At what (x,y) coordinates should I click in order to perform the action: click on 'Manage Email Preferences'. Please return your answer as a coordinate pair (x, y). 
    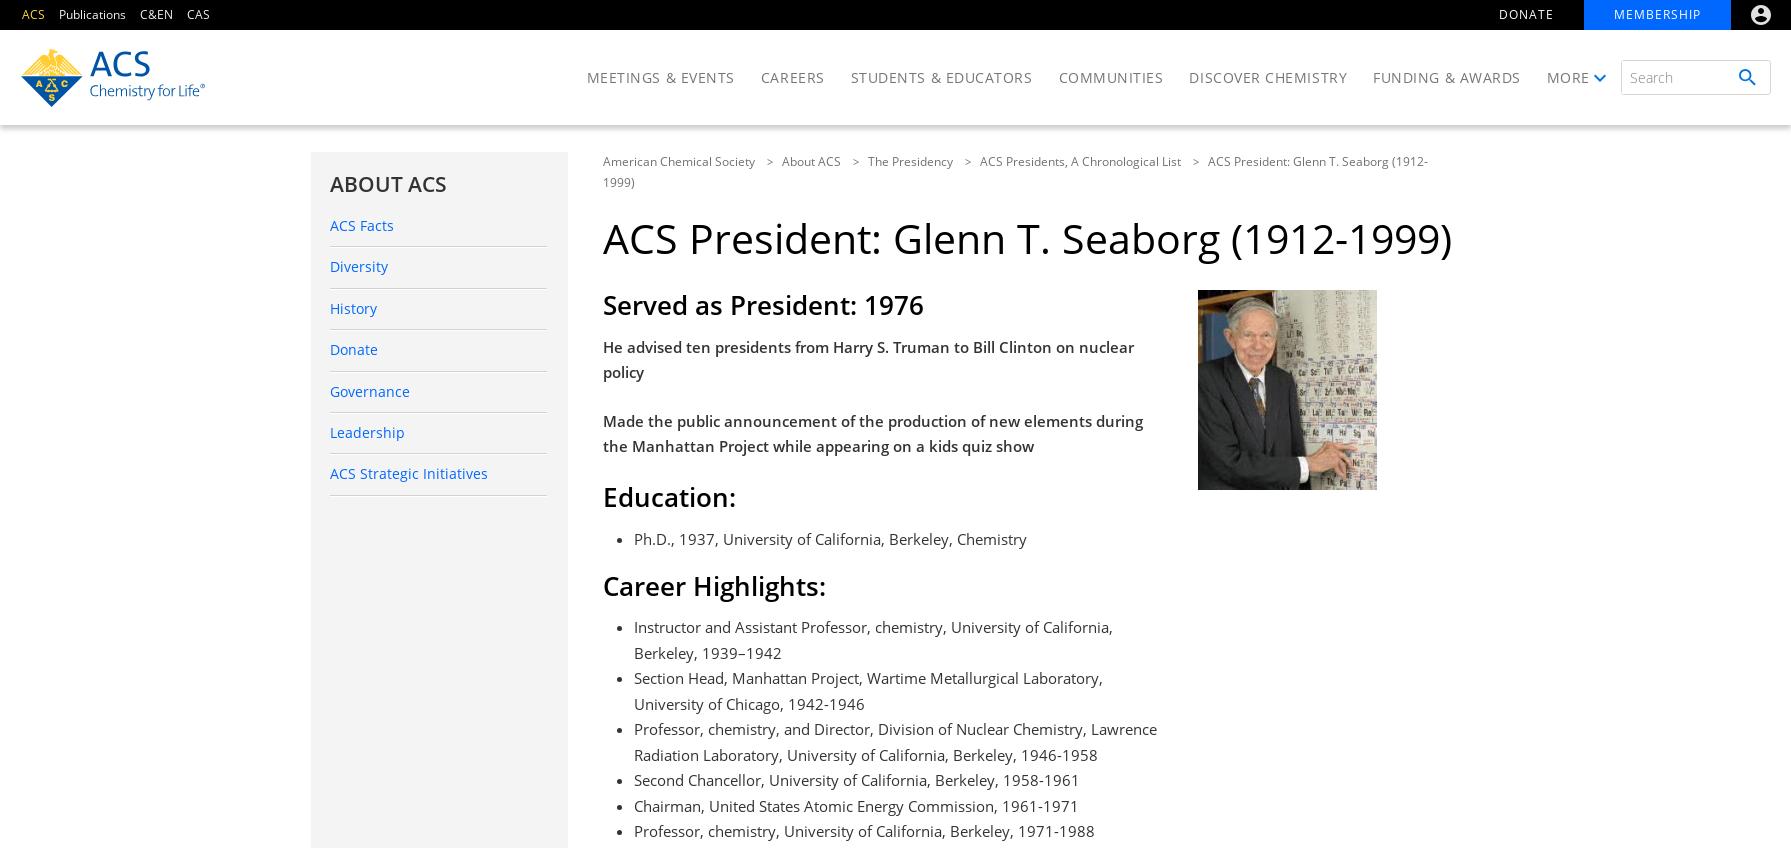
    Looking at the image, I should click on (1512, 271).